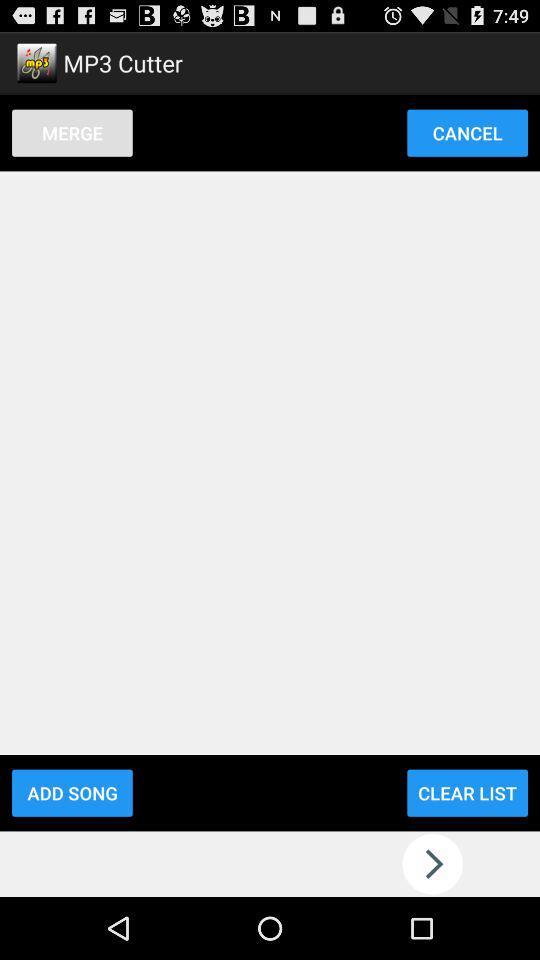 The width and height of the screenshot is (540, 960). I want to click on the button above the add song, so click(71, 131).